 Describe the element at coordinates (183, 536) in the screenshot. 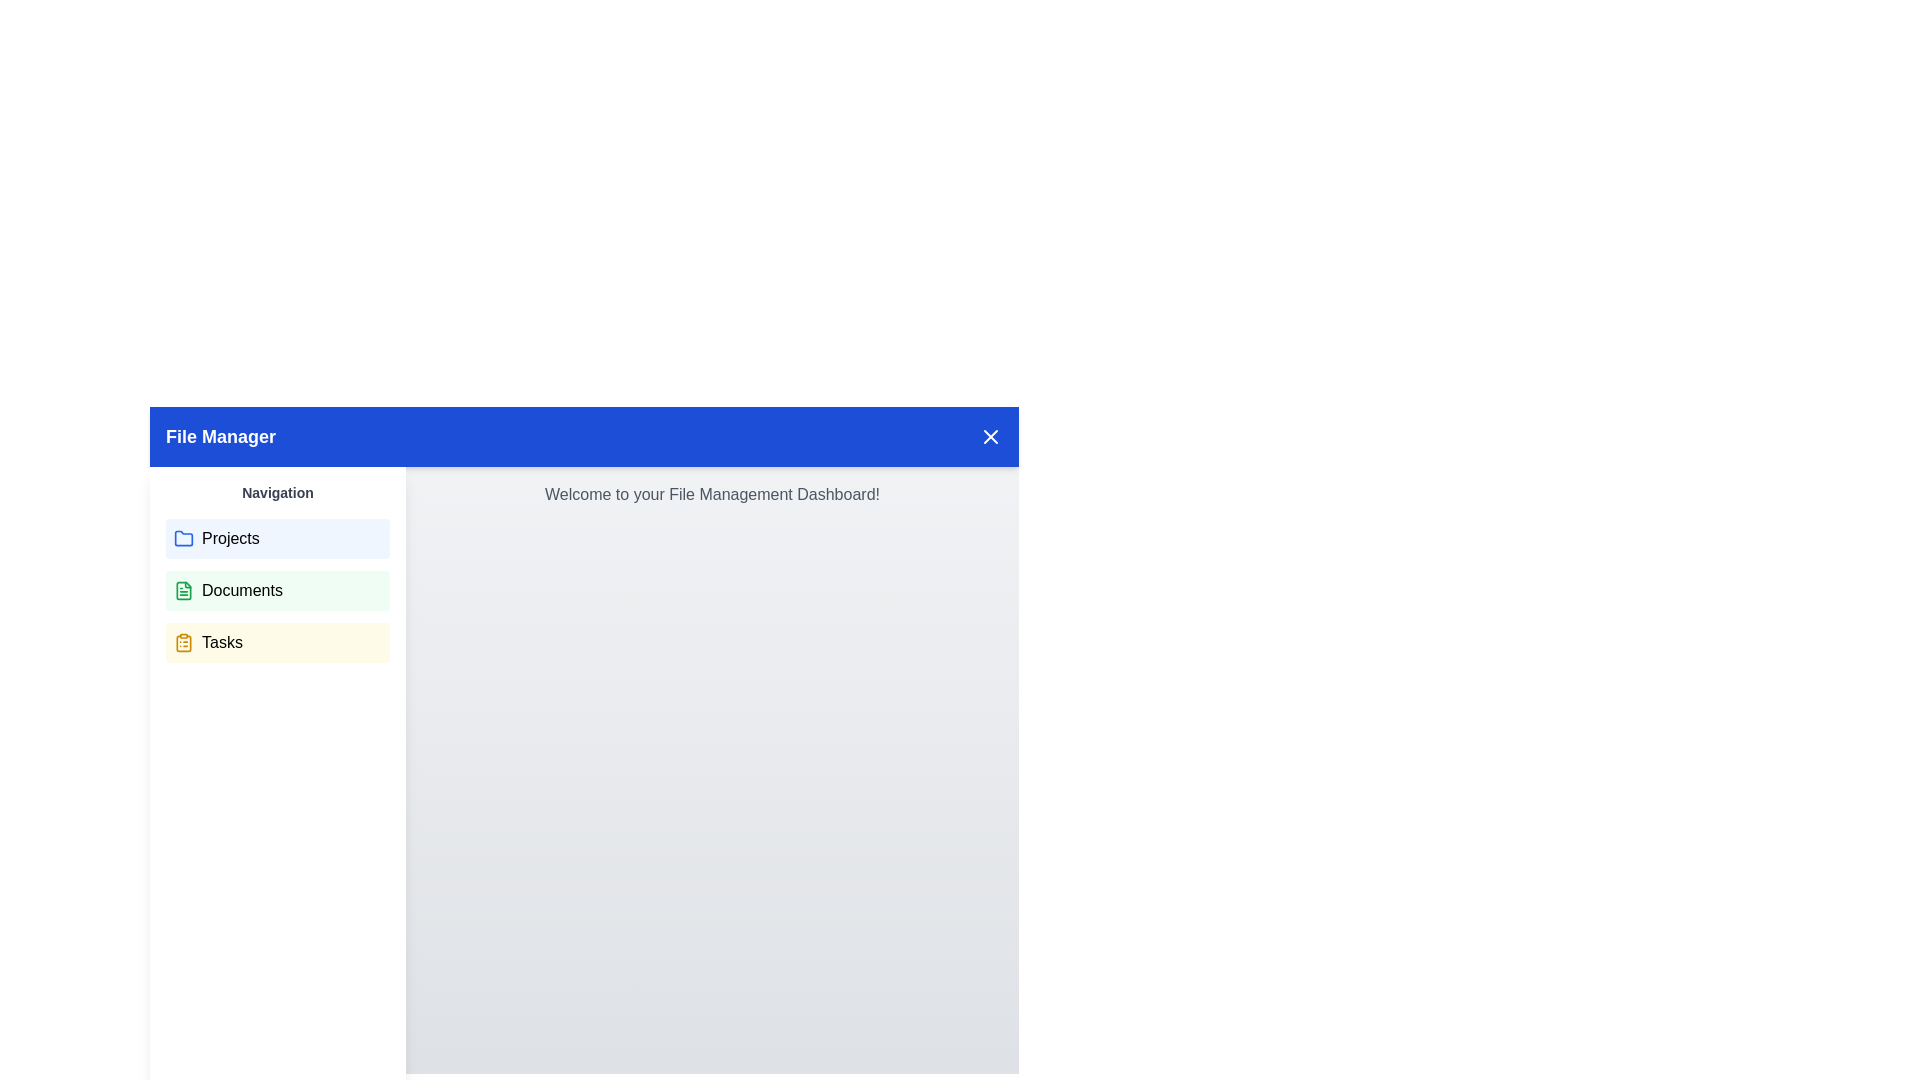

I see `the folder-shaped icon in the navigation menu` at that location.